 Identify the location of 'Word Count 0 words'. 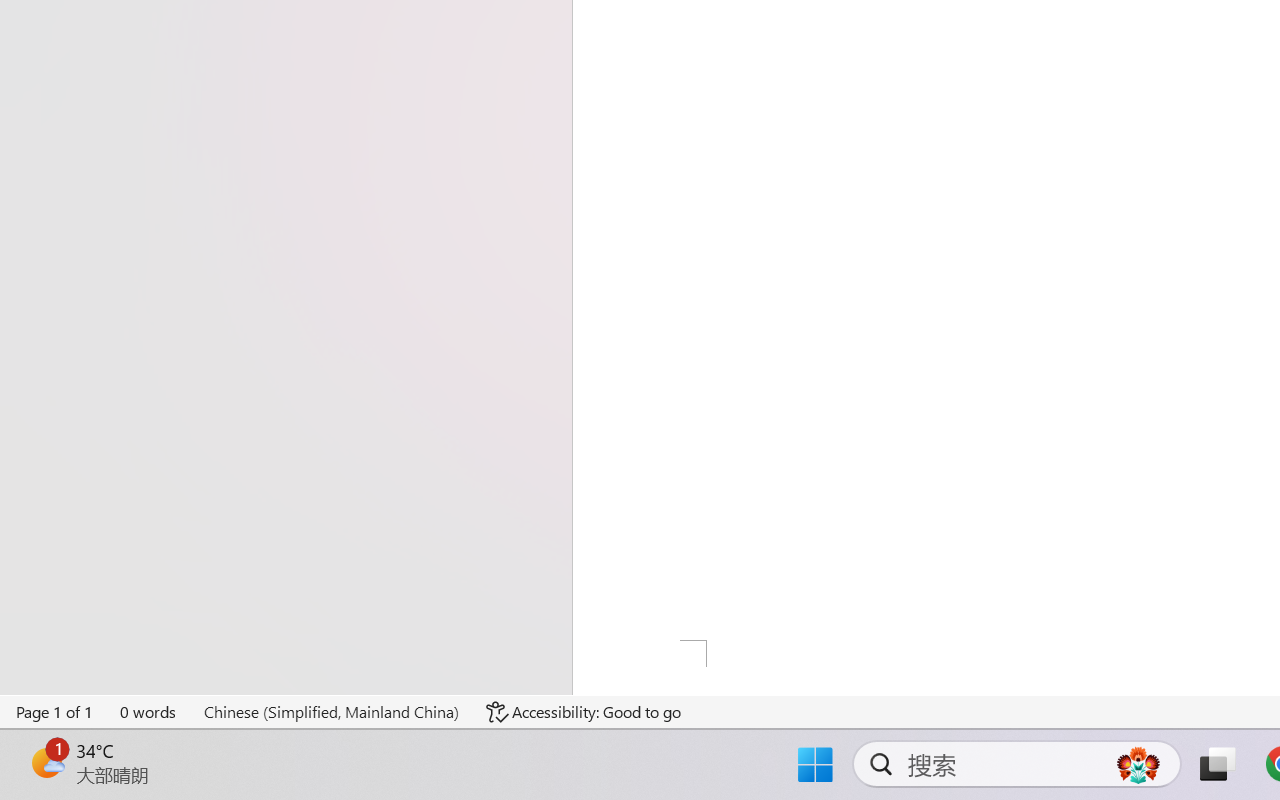
(148, 711).